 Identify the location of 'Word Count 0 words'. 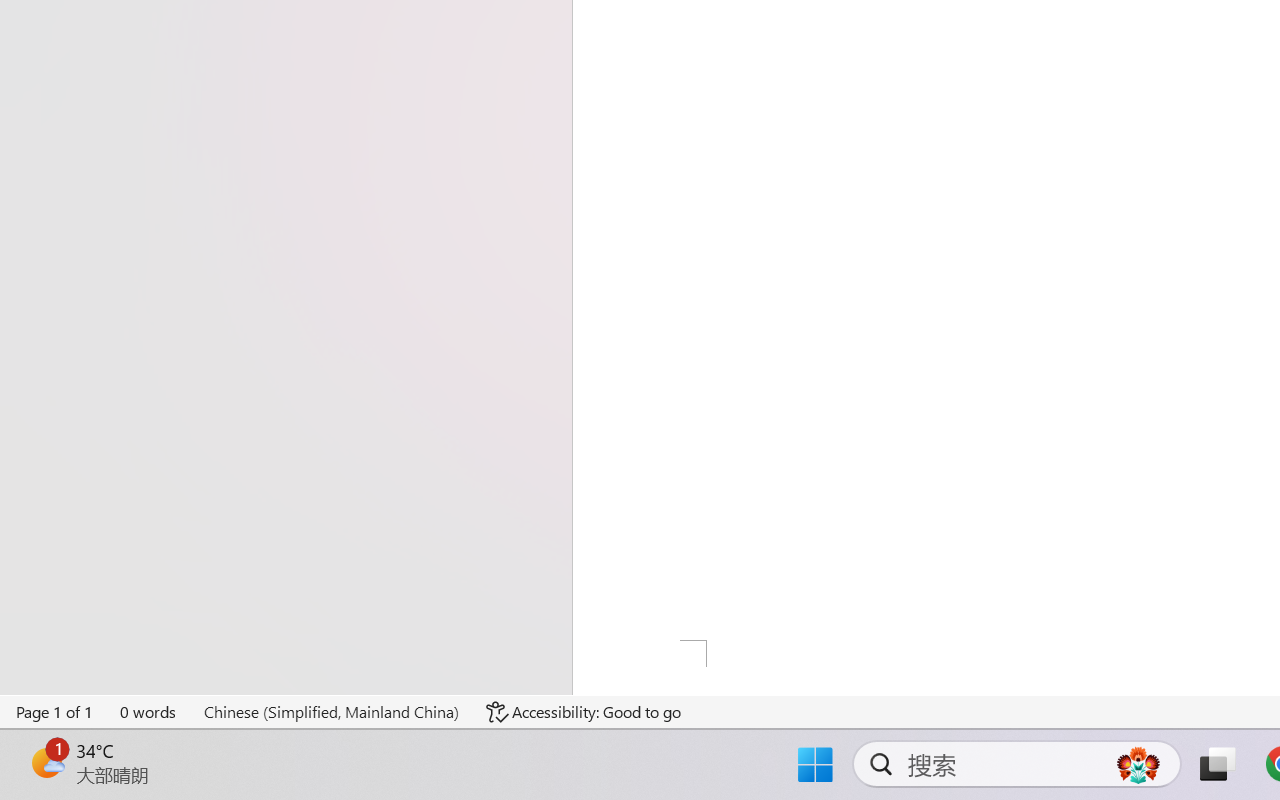
(148, 711).